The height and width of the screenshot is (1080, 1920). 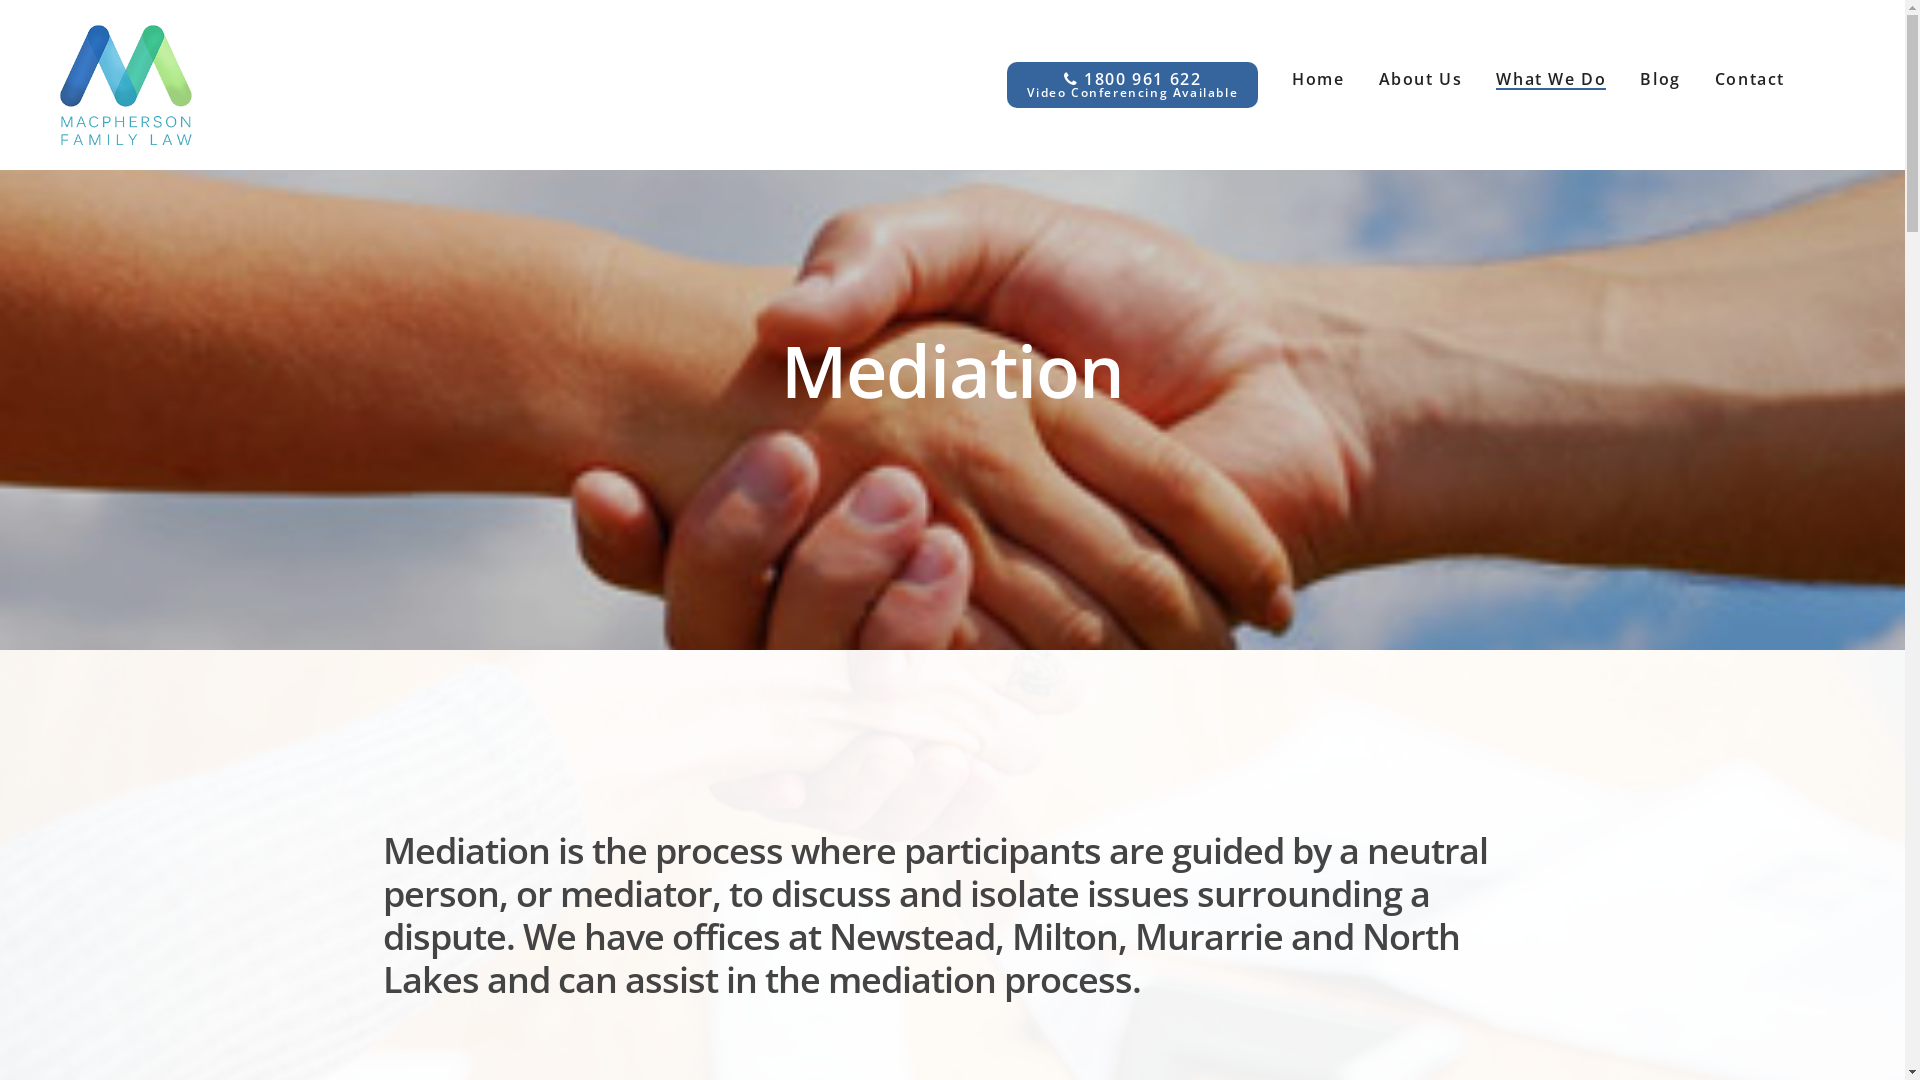 What do you see at coordinates (1660, 77) in the screenshot?
I see `'Blog'` at bounding box center [1660, 77].